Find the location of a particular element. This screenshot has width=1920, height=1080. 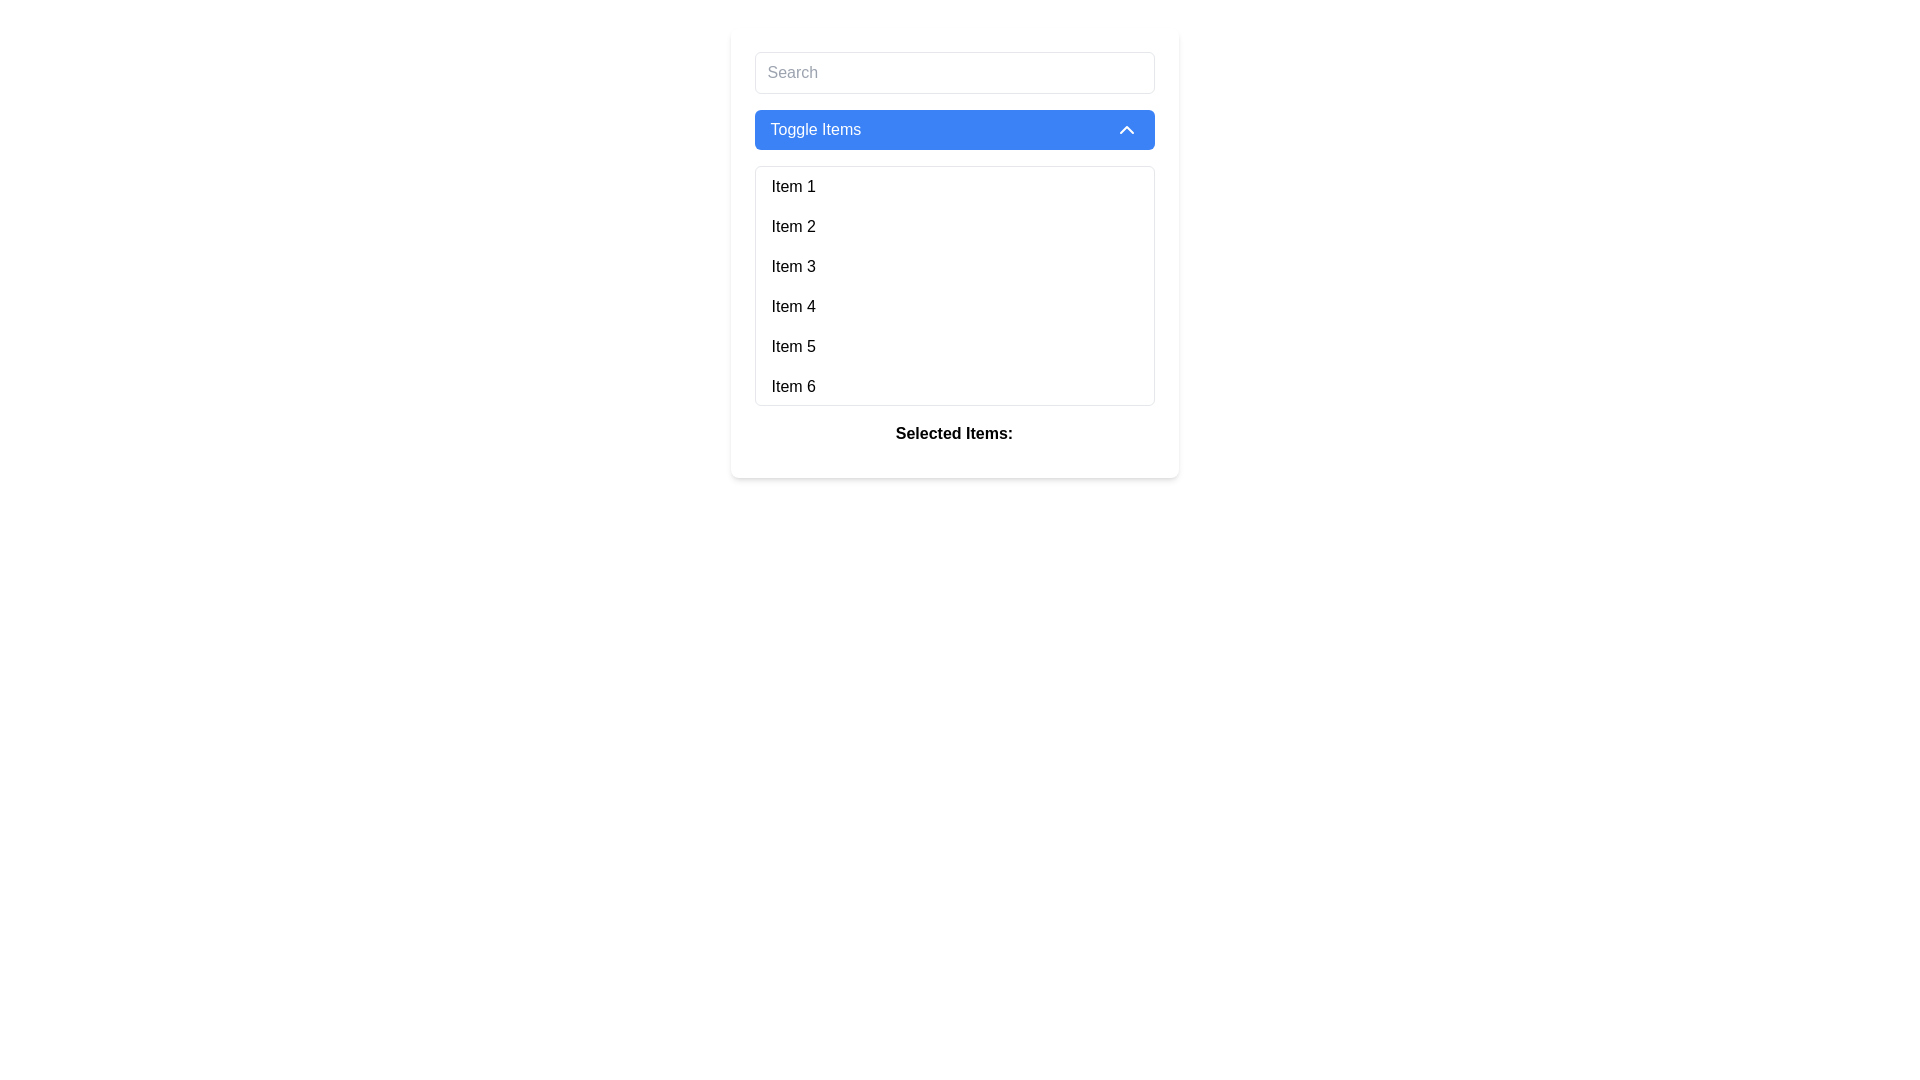

the scroll view containing multiple items labeled 'Item 1' through 'Item 20' is located at coordinates (953, 252).